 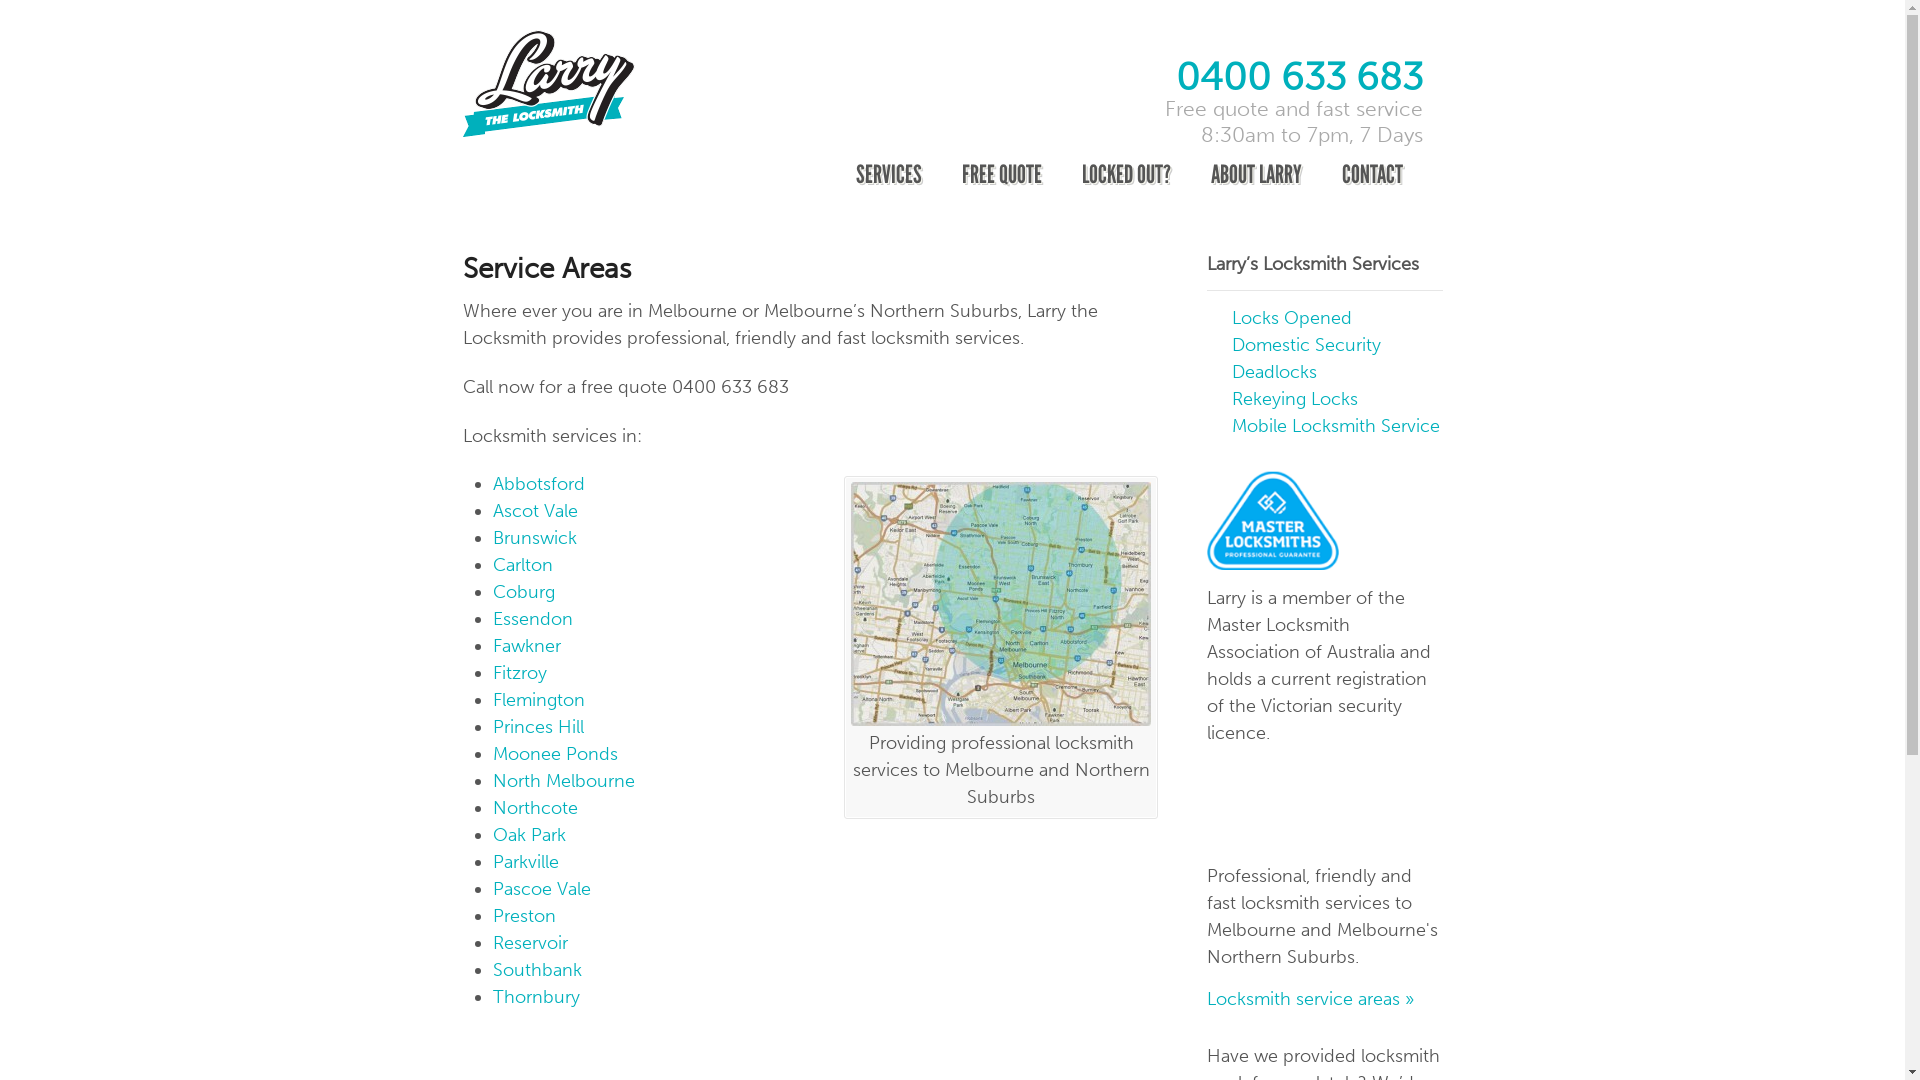 What do you see at coordinates (523, 590) in the screenshot?
I see `'Coburg'` at bounding box center [523, 590].